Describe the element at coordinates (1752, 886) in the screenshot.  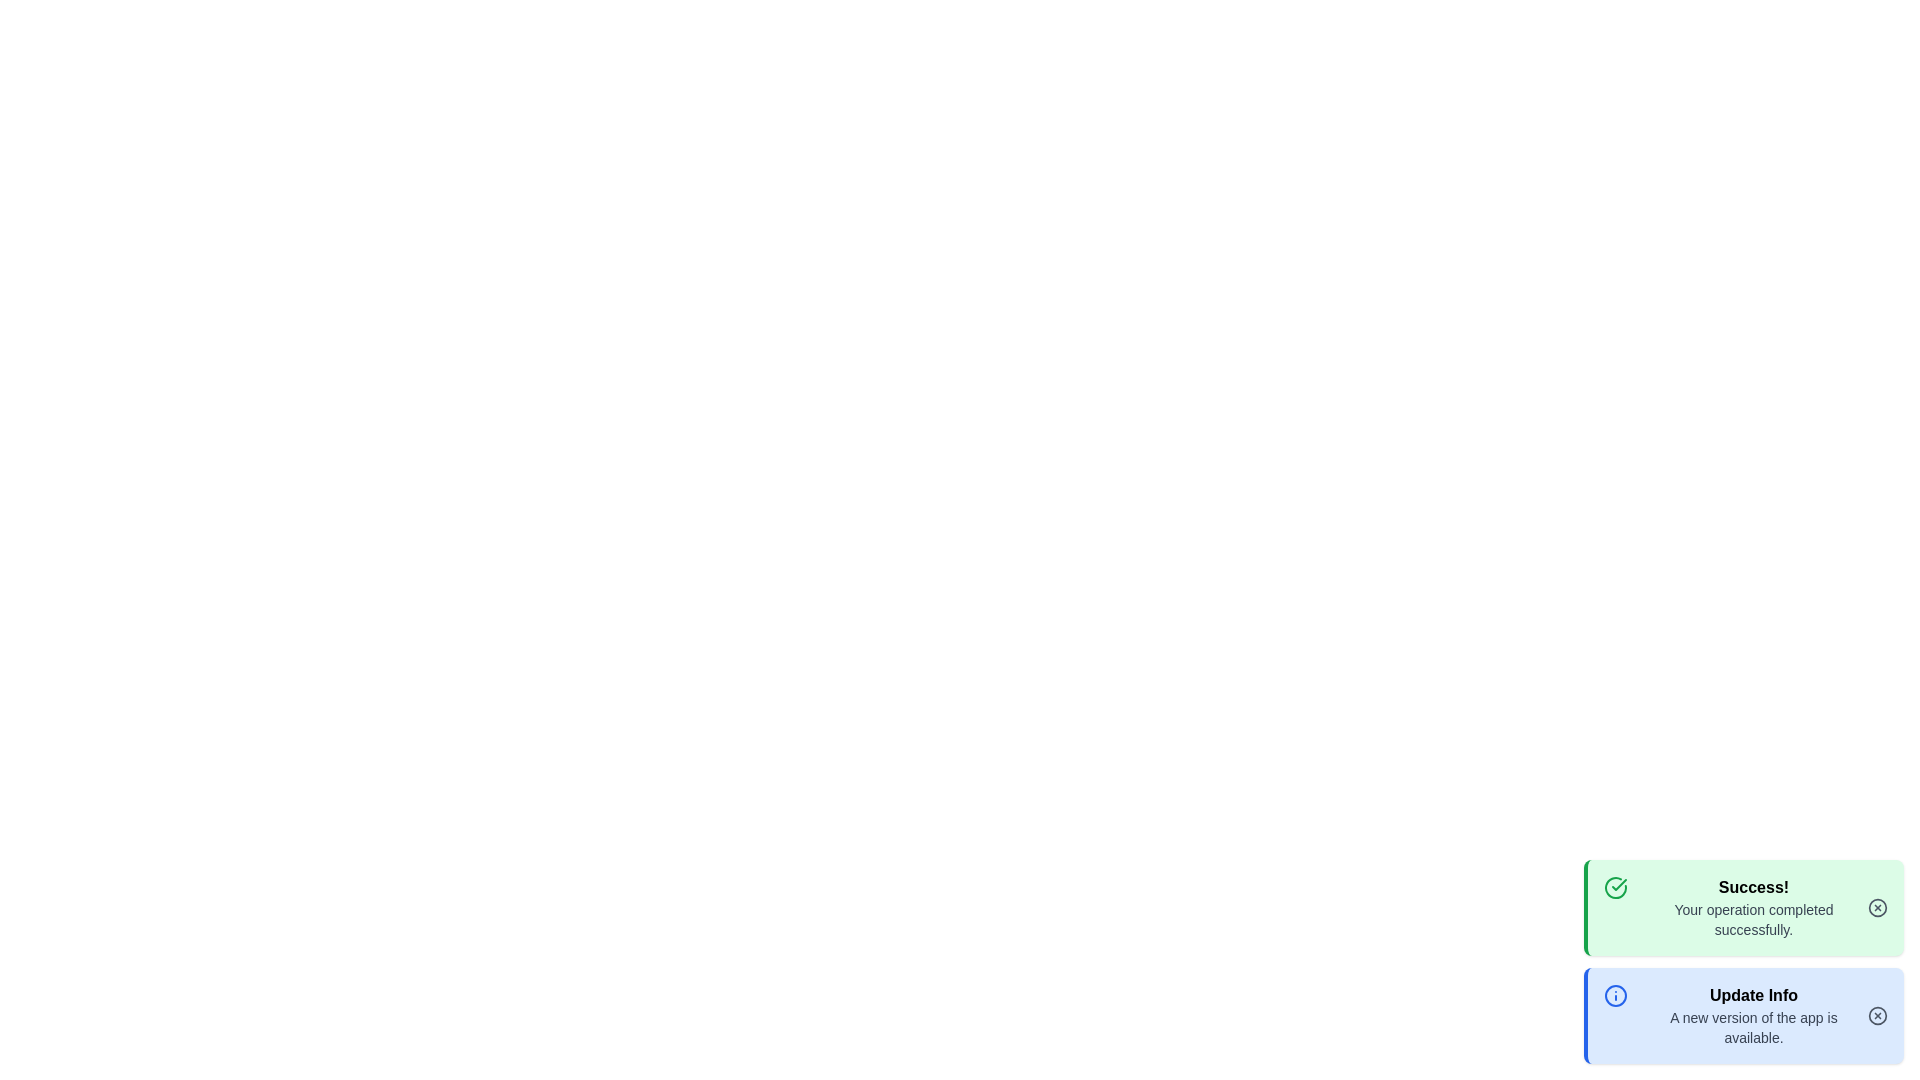
I see `the bold text saying 'Success!' located in the light green notification area at the top of the interface` at that location.